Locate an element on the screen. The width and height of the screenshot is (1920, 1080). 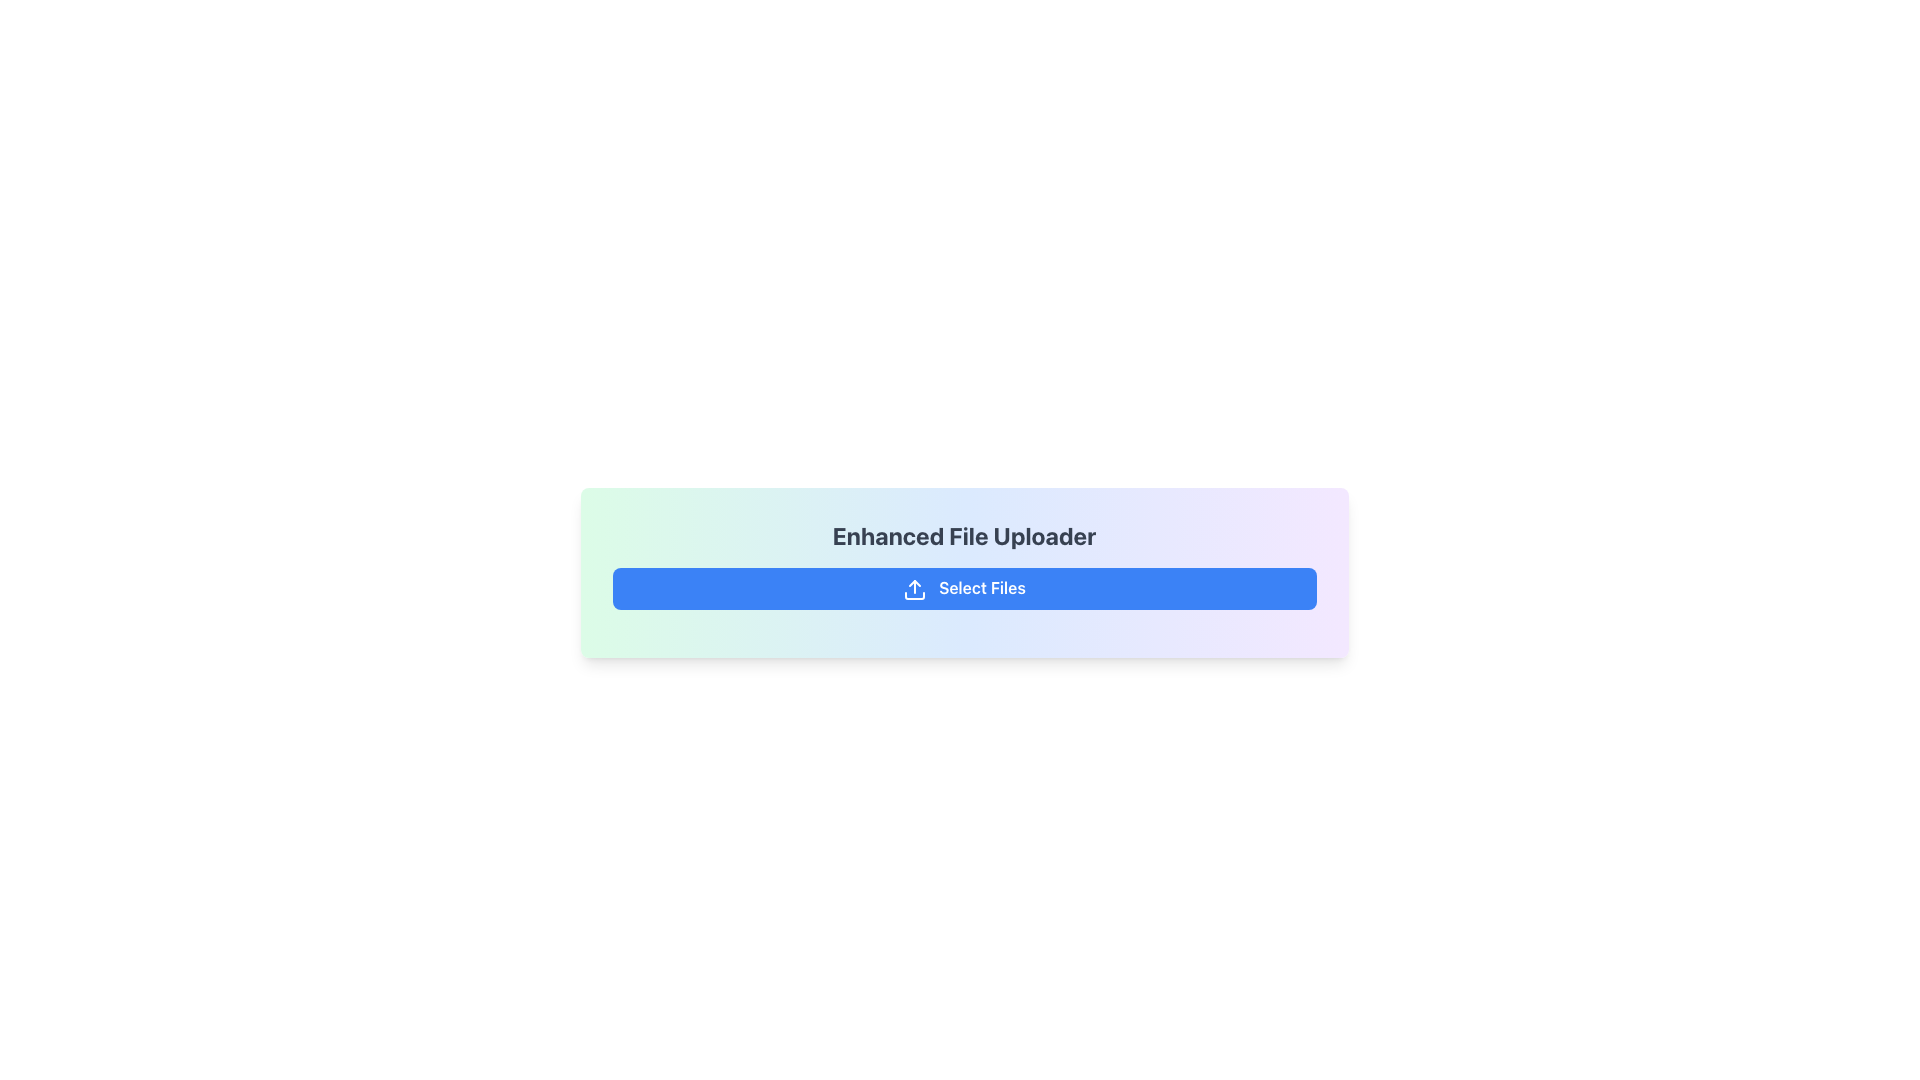
the centrally positioned button labeled 'Enhanced File Uploader' to observe the hover effect is located at coordinates (964, 587).